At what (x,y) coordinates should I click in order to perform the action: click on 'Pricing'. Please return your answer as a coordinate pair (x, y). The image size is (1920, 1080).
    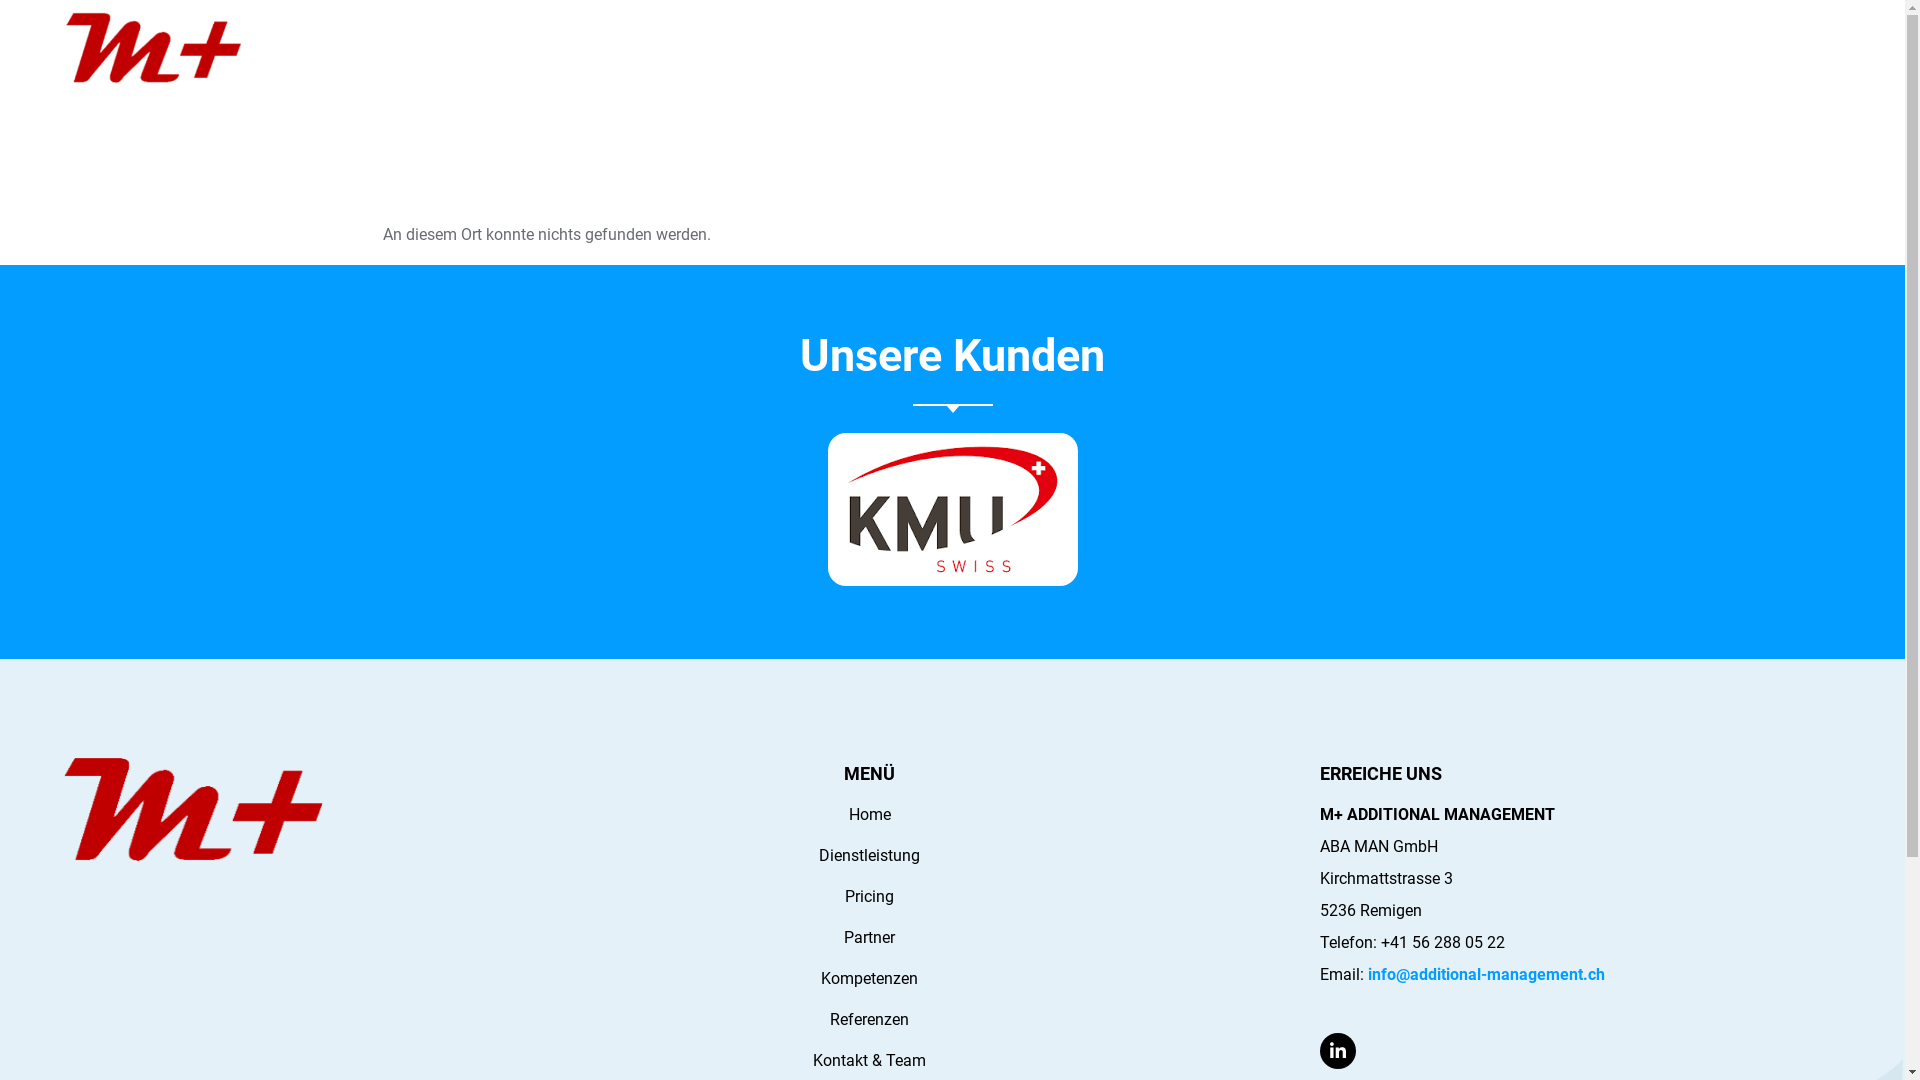
    Looking at the image, I should click on (869, 896).